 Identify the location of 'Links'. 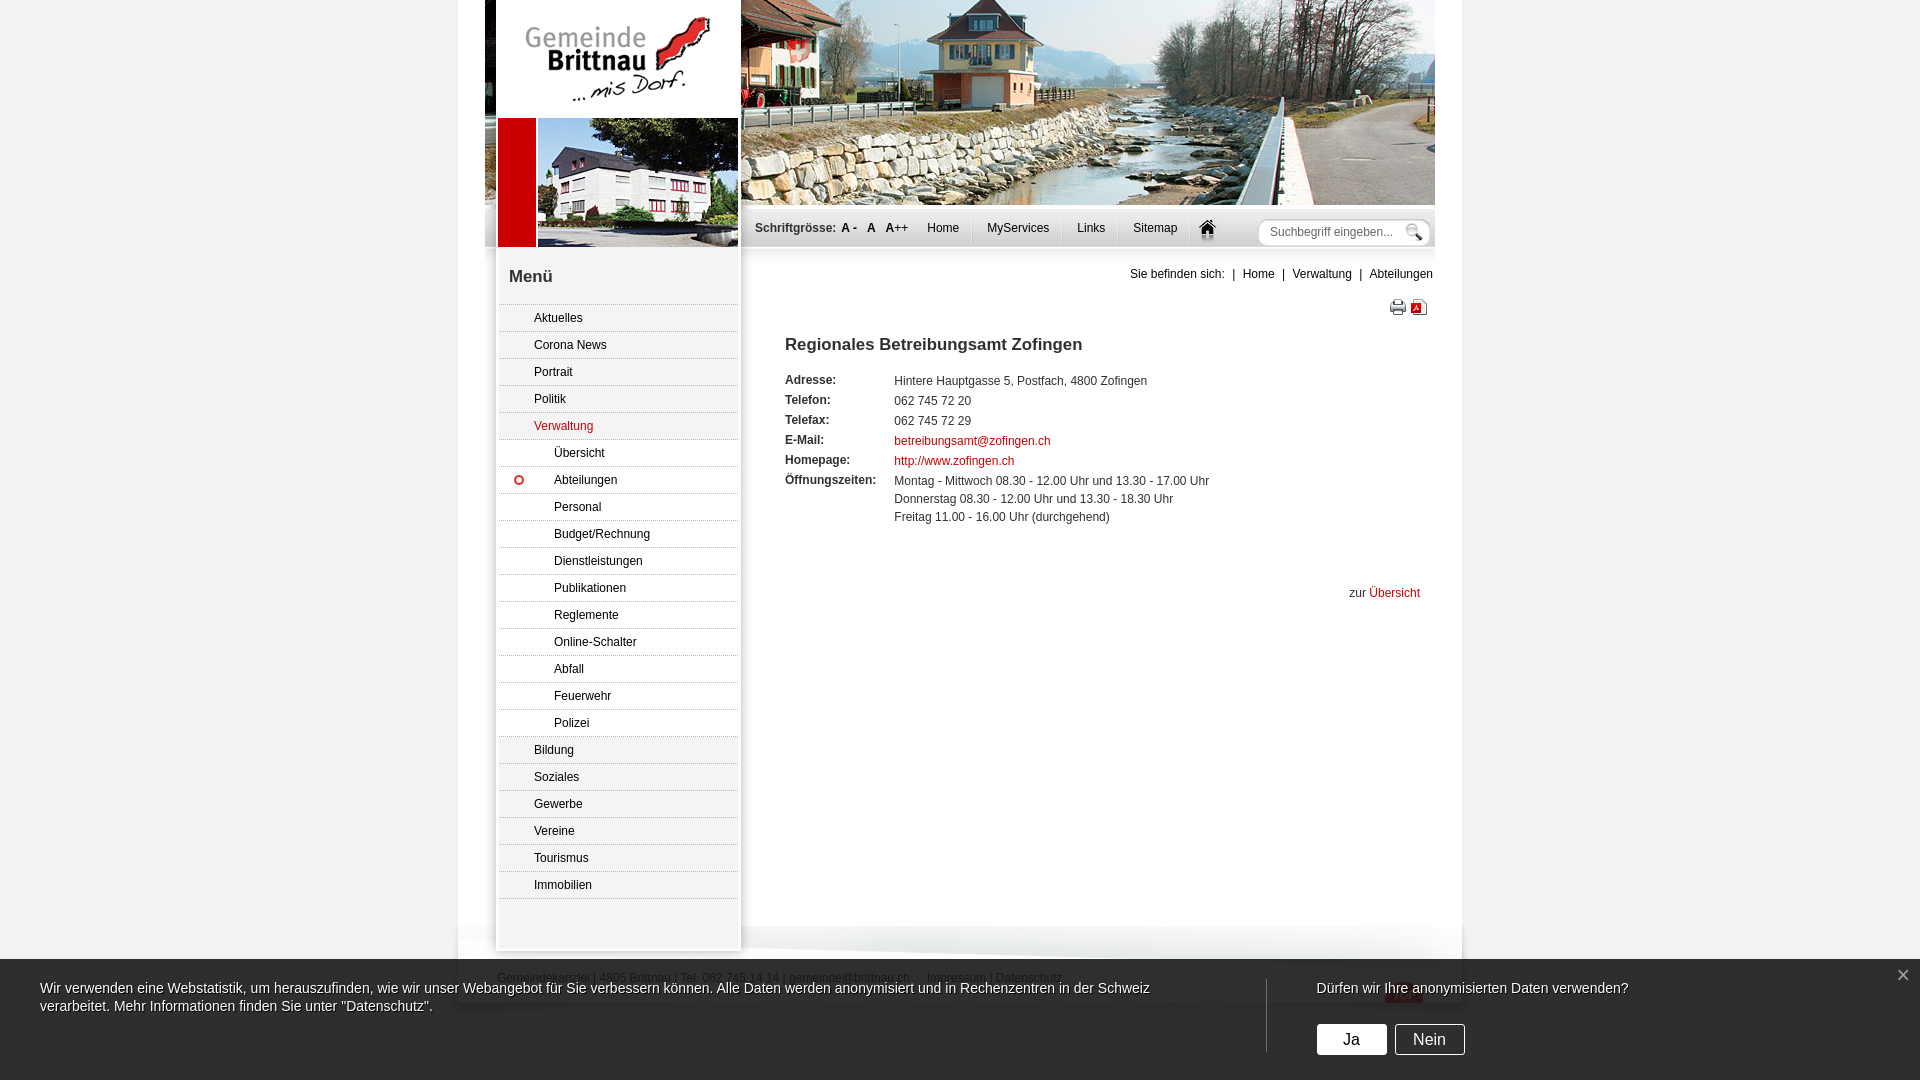
(1089, 226).